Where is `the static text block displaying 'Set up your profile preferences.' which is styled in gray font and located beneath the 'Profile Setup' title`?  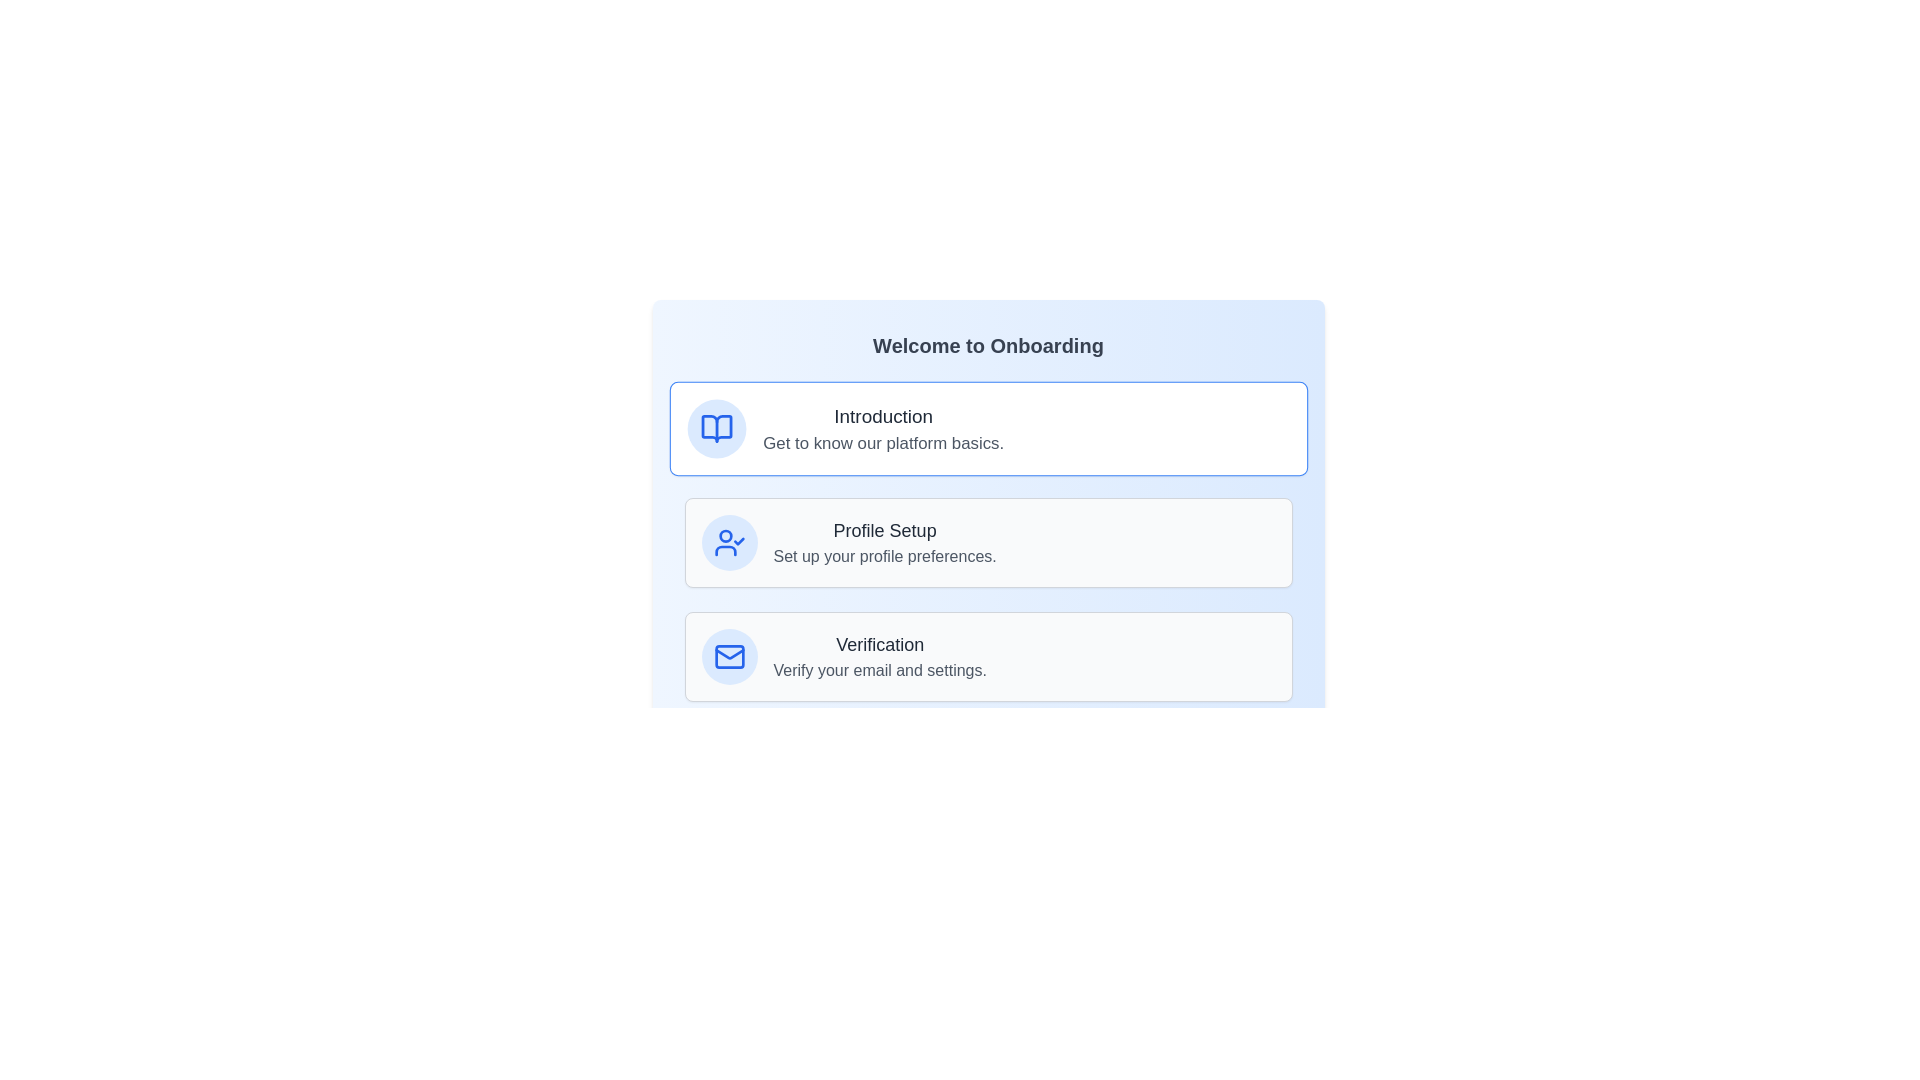
the static text block displaying 'Set up your profile preferences.' which is styled in gray font and located beneath the 'Profile Setup' title is located at coordinates (884, 556).